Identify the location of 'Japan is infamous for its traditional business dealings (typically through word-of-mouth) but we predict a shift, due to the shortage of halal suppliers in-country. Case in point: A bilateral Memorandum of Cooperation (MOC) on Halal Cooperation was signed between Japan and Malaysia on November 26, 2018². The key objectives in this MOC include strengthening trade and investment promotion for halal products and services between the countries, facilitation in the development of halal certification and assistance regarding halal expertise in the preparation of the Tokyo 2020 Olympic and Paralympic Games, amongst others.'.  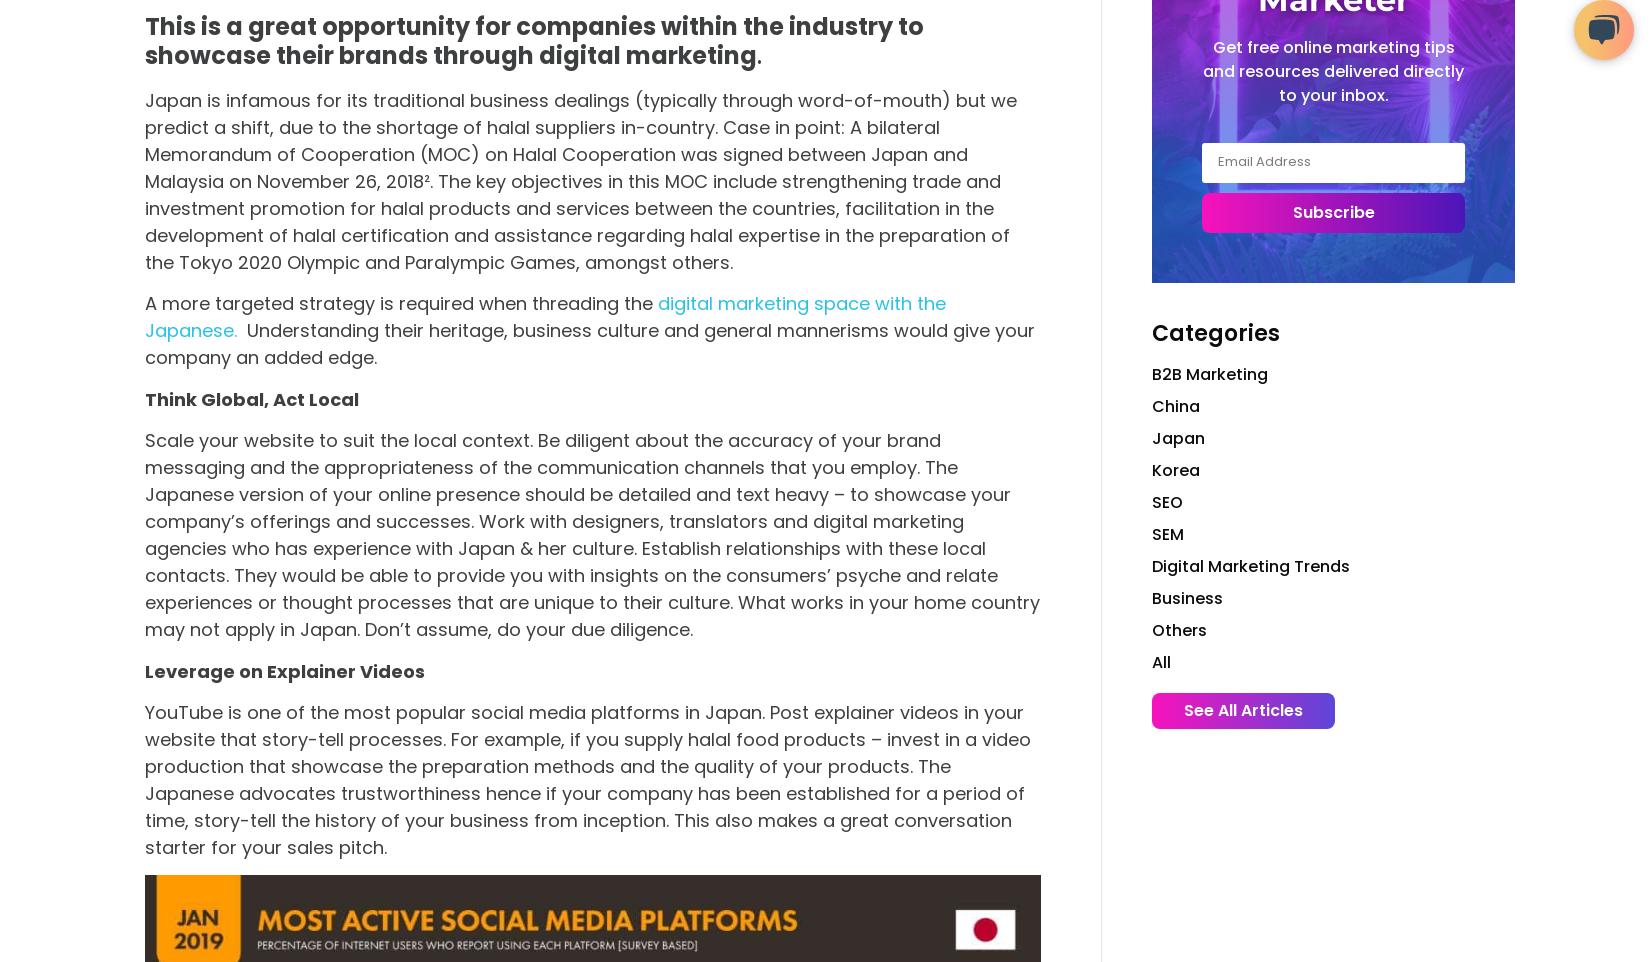
(145, 180).